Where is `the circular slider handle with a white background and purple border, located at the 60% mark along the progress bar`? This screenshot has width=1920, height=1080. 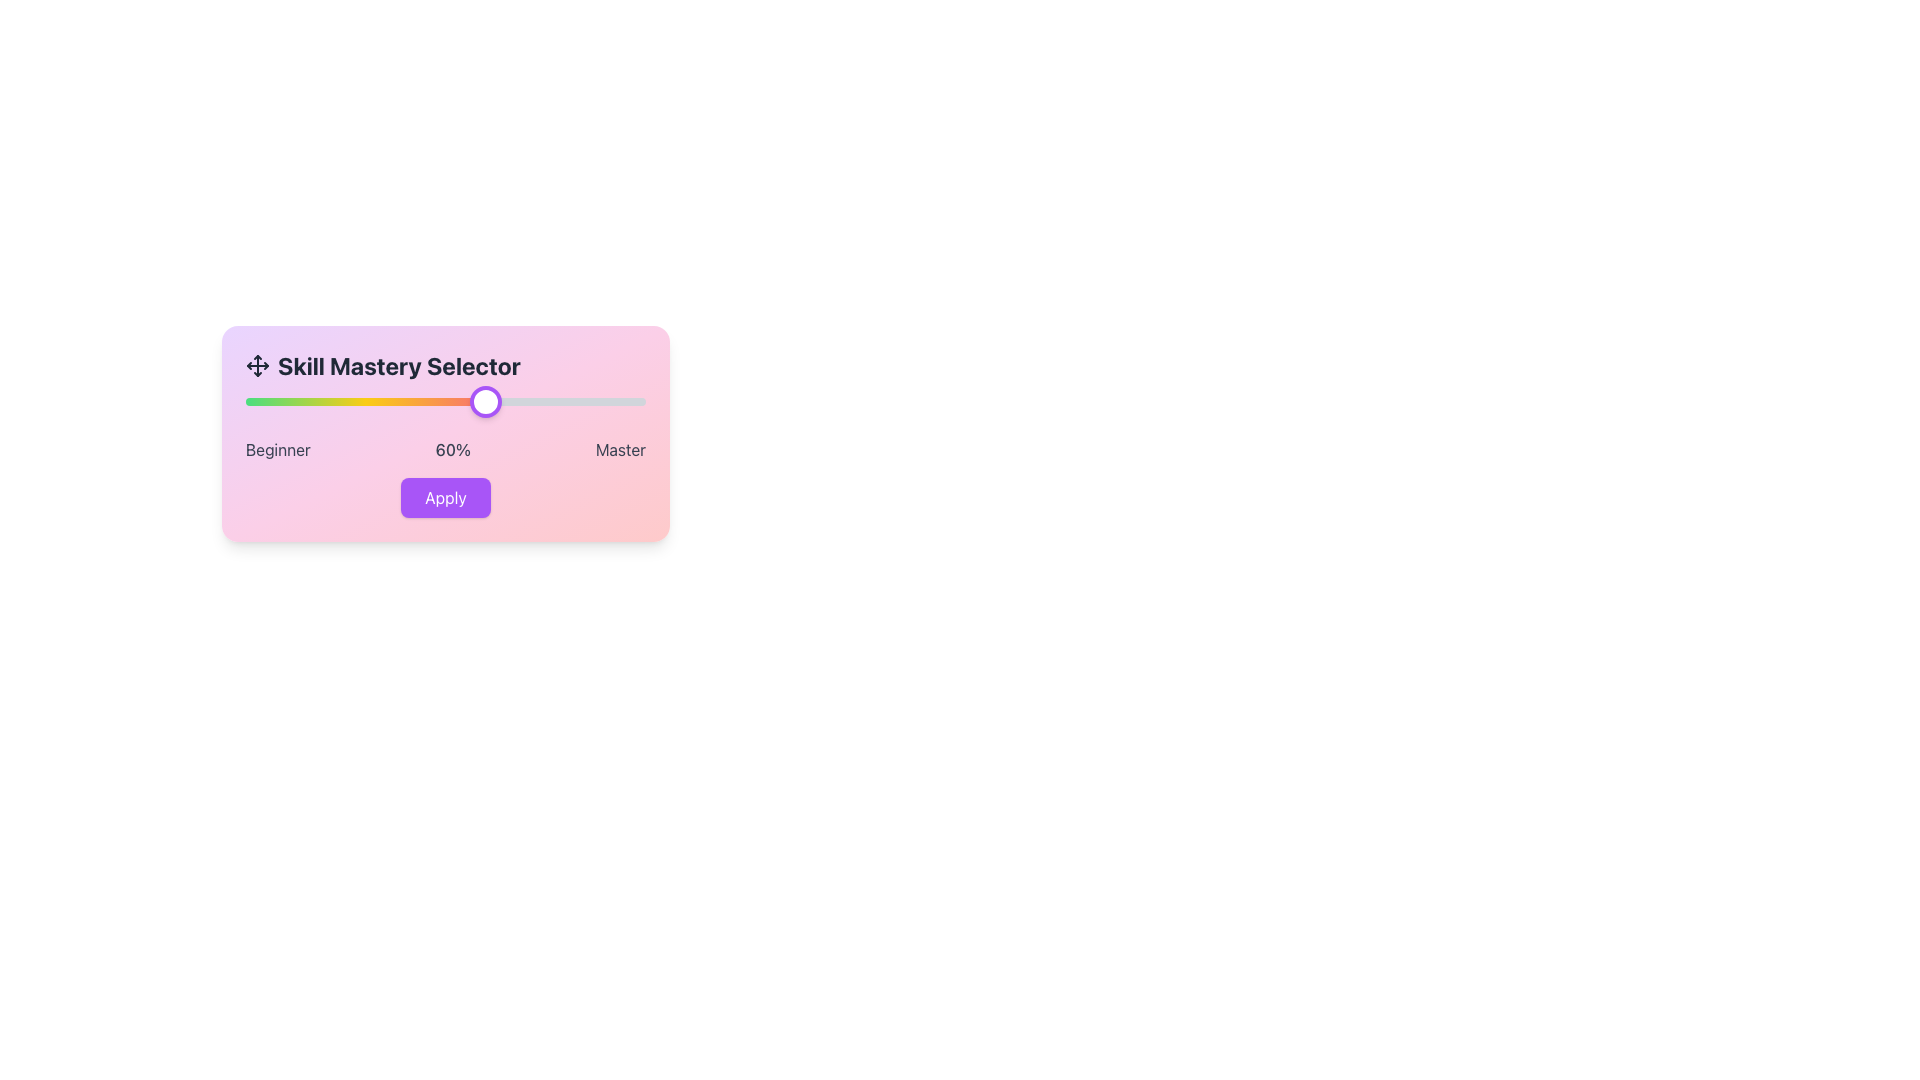
the circular slider handle with a white background and purple border, located at the 60% mark along the progress bar is located at coordinates (485, 401).